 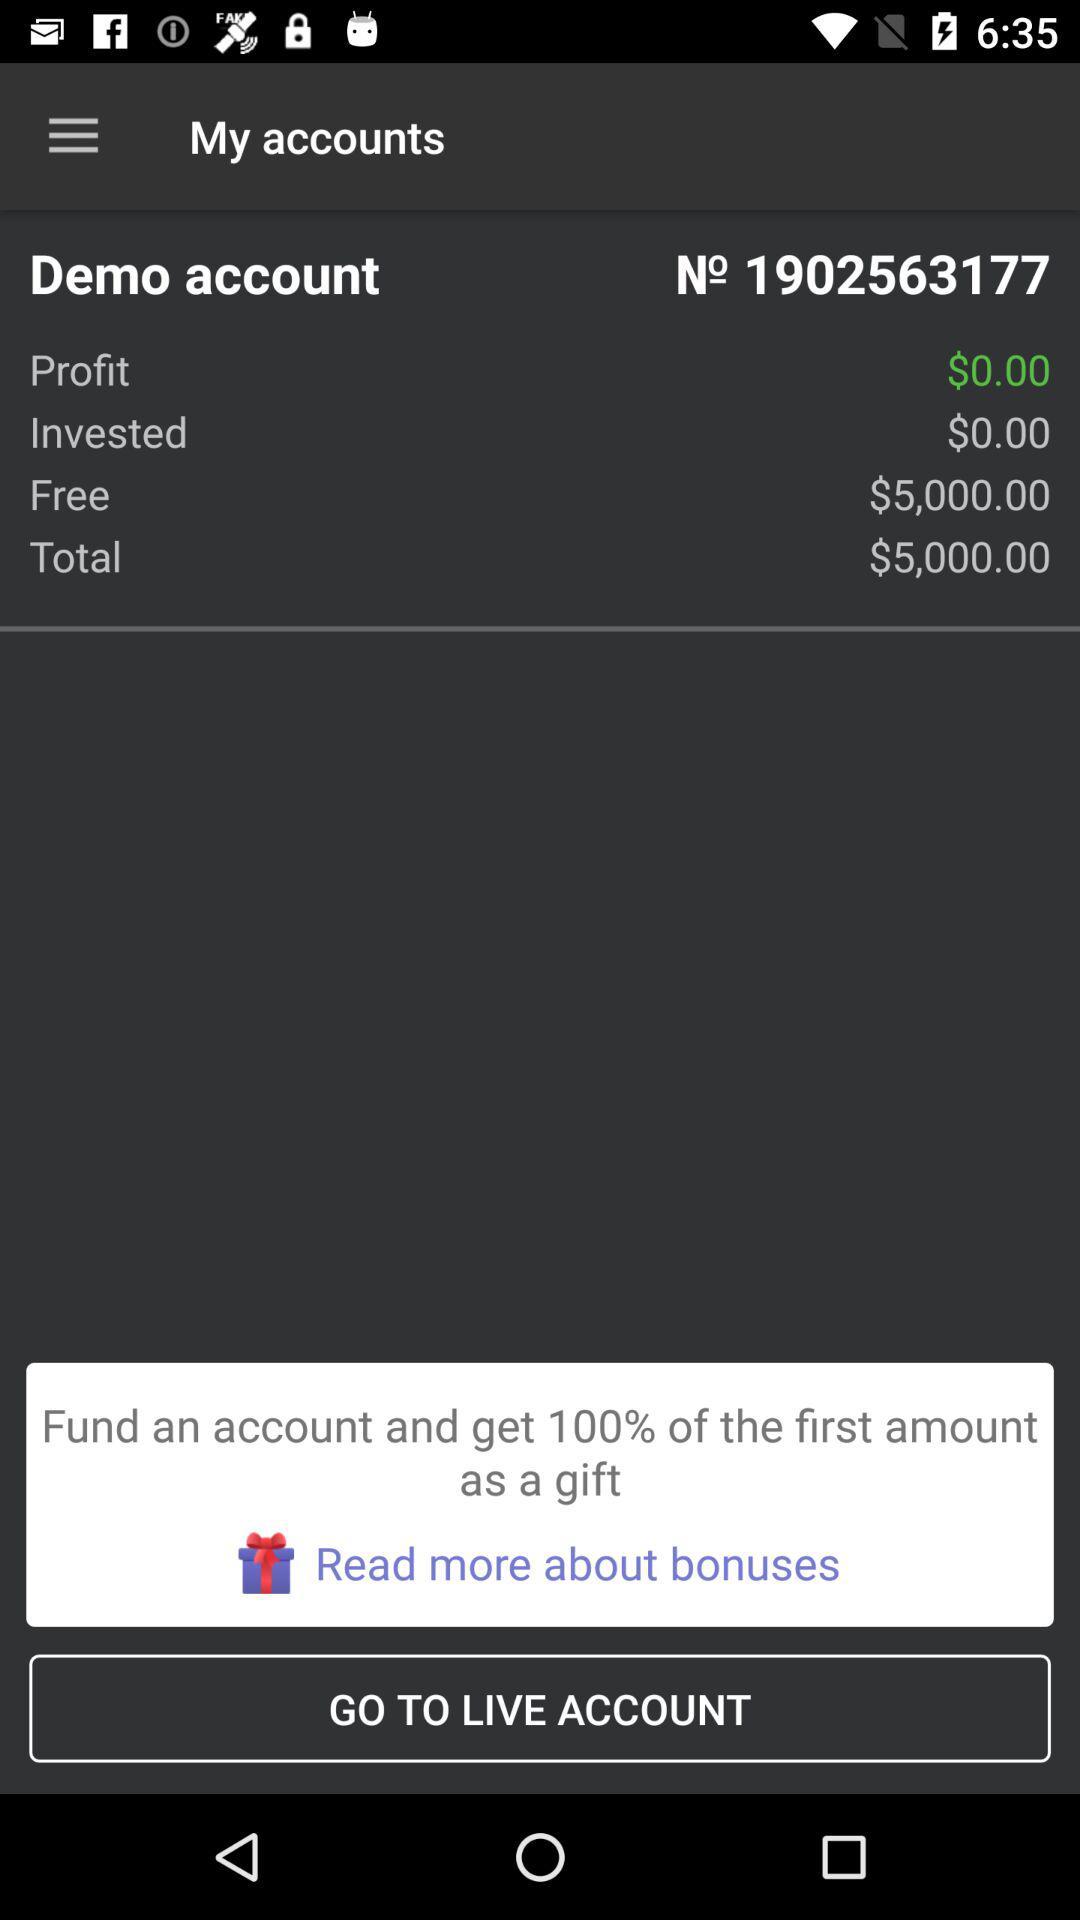 I want to click on the app next to my accounts icon, so click(x=72, y=135).